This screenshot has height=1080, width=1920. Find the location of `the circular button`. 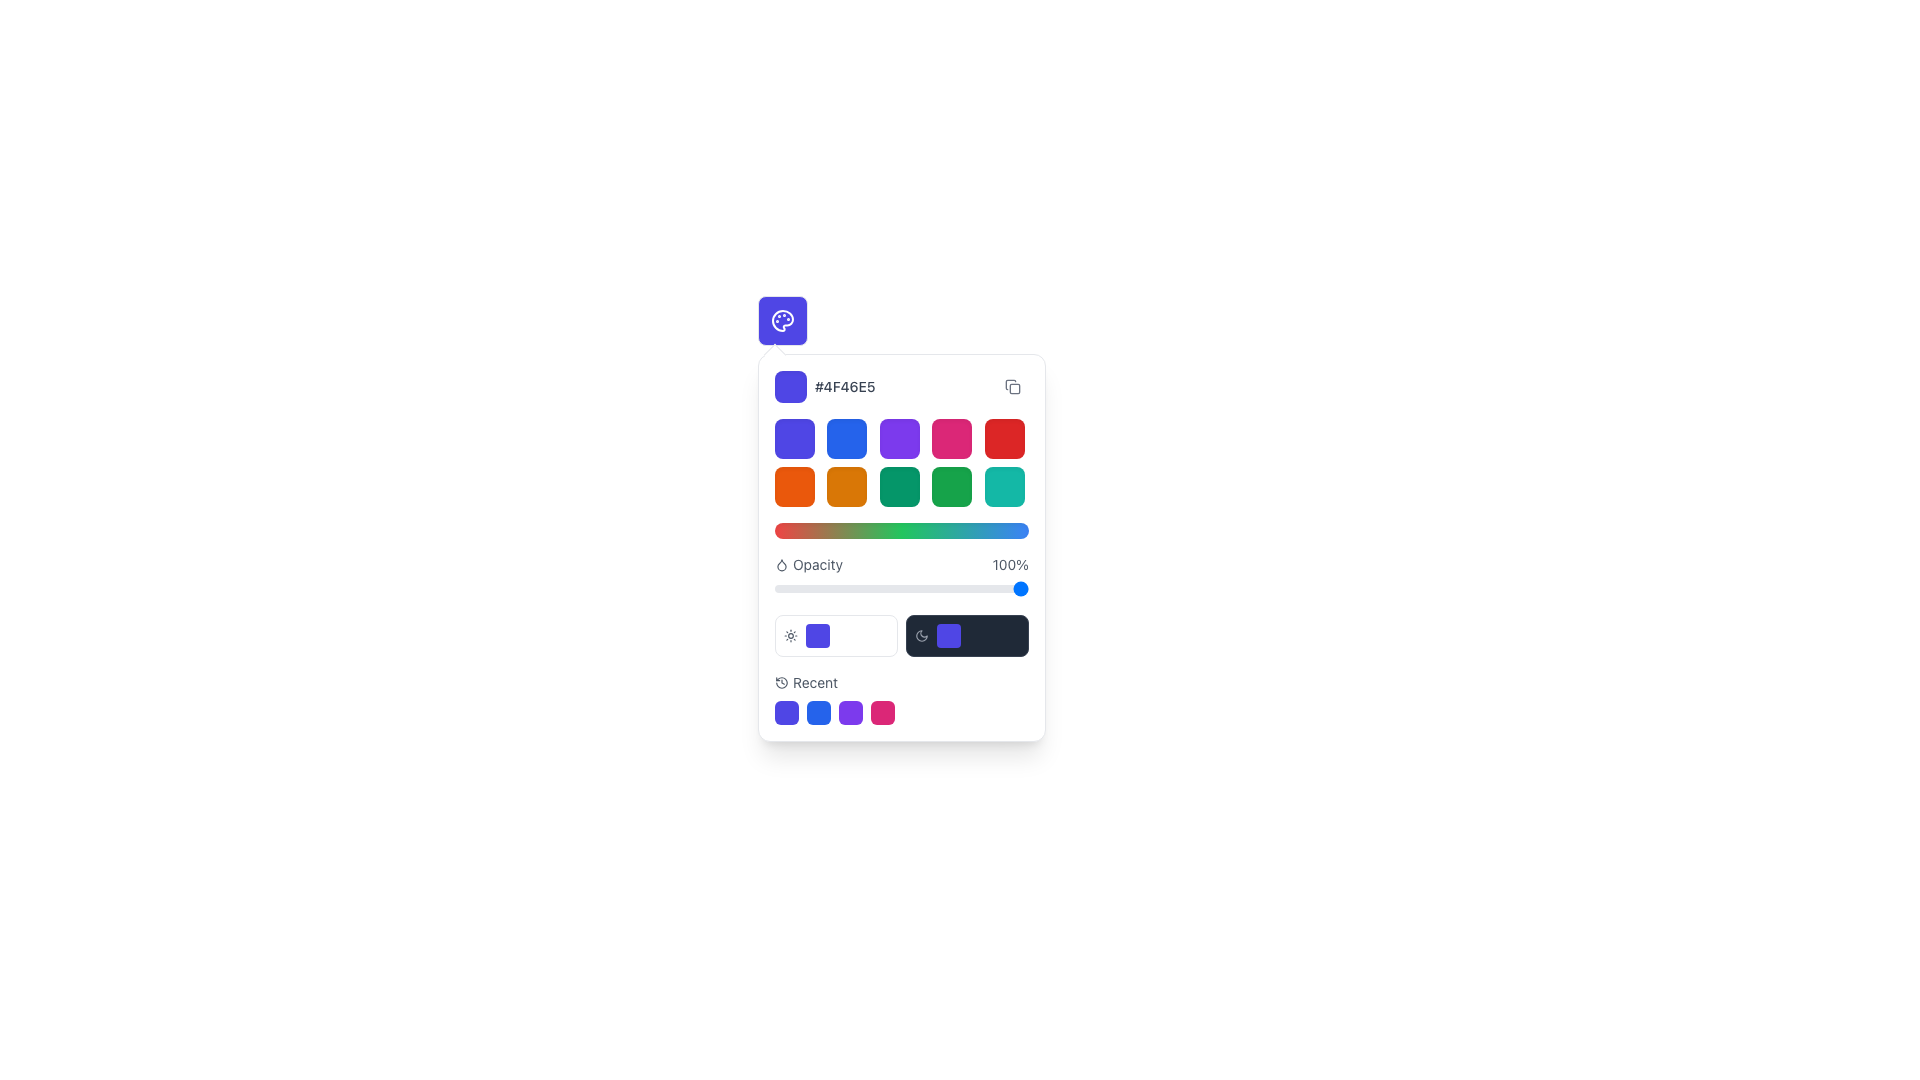

the circular button is located at coordinates (901, 712).